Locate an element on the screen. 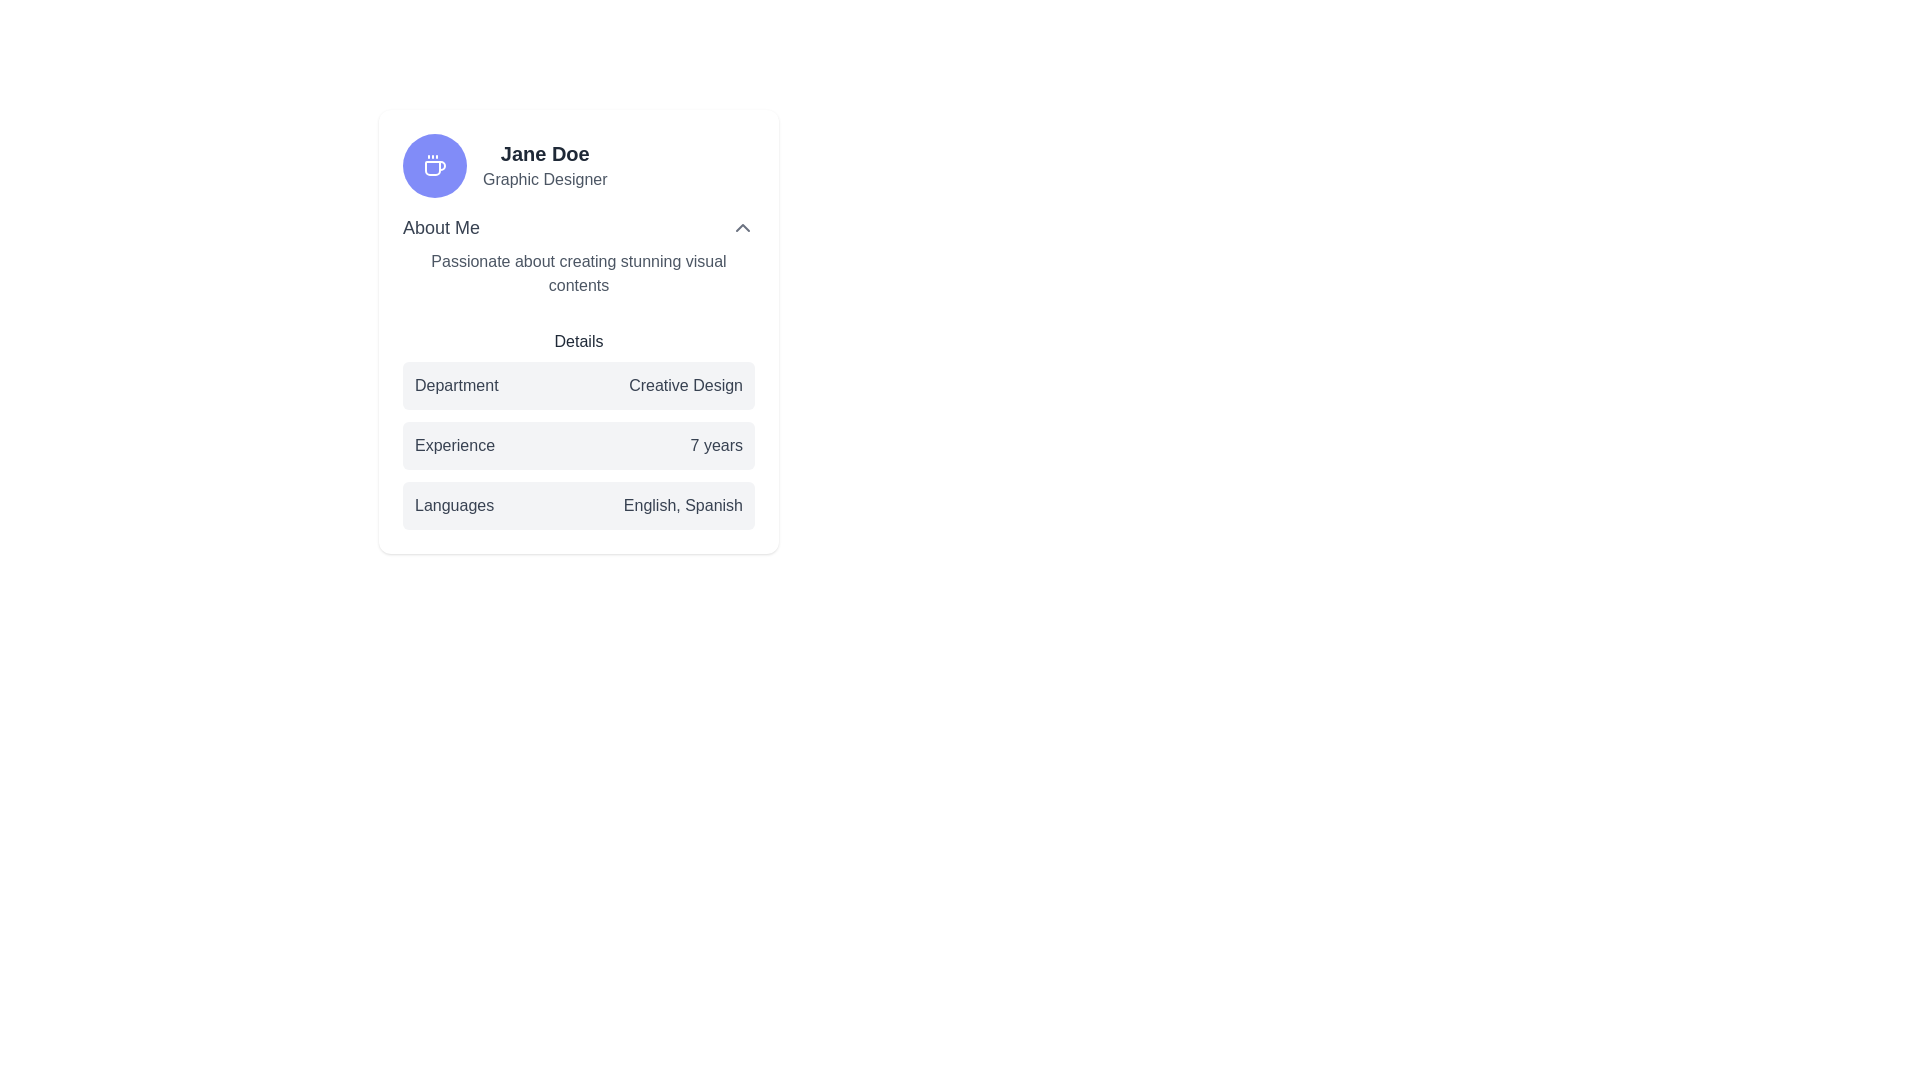 This screenshot has width=1920, height=1080. the Informational bar displaying 'Languages' and 'English, Spanish', located below 'Department' and 'Experience' is located at coordinates (578, 504).